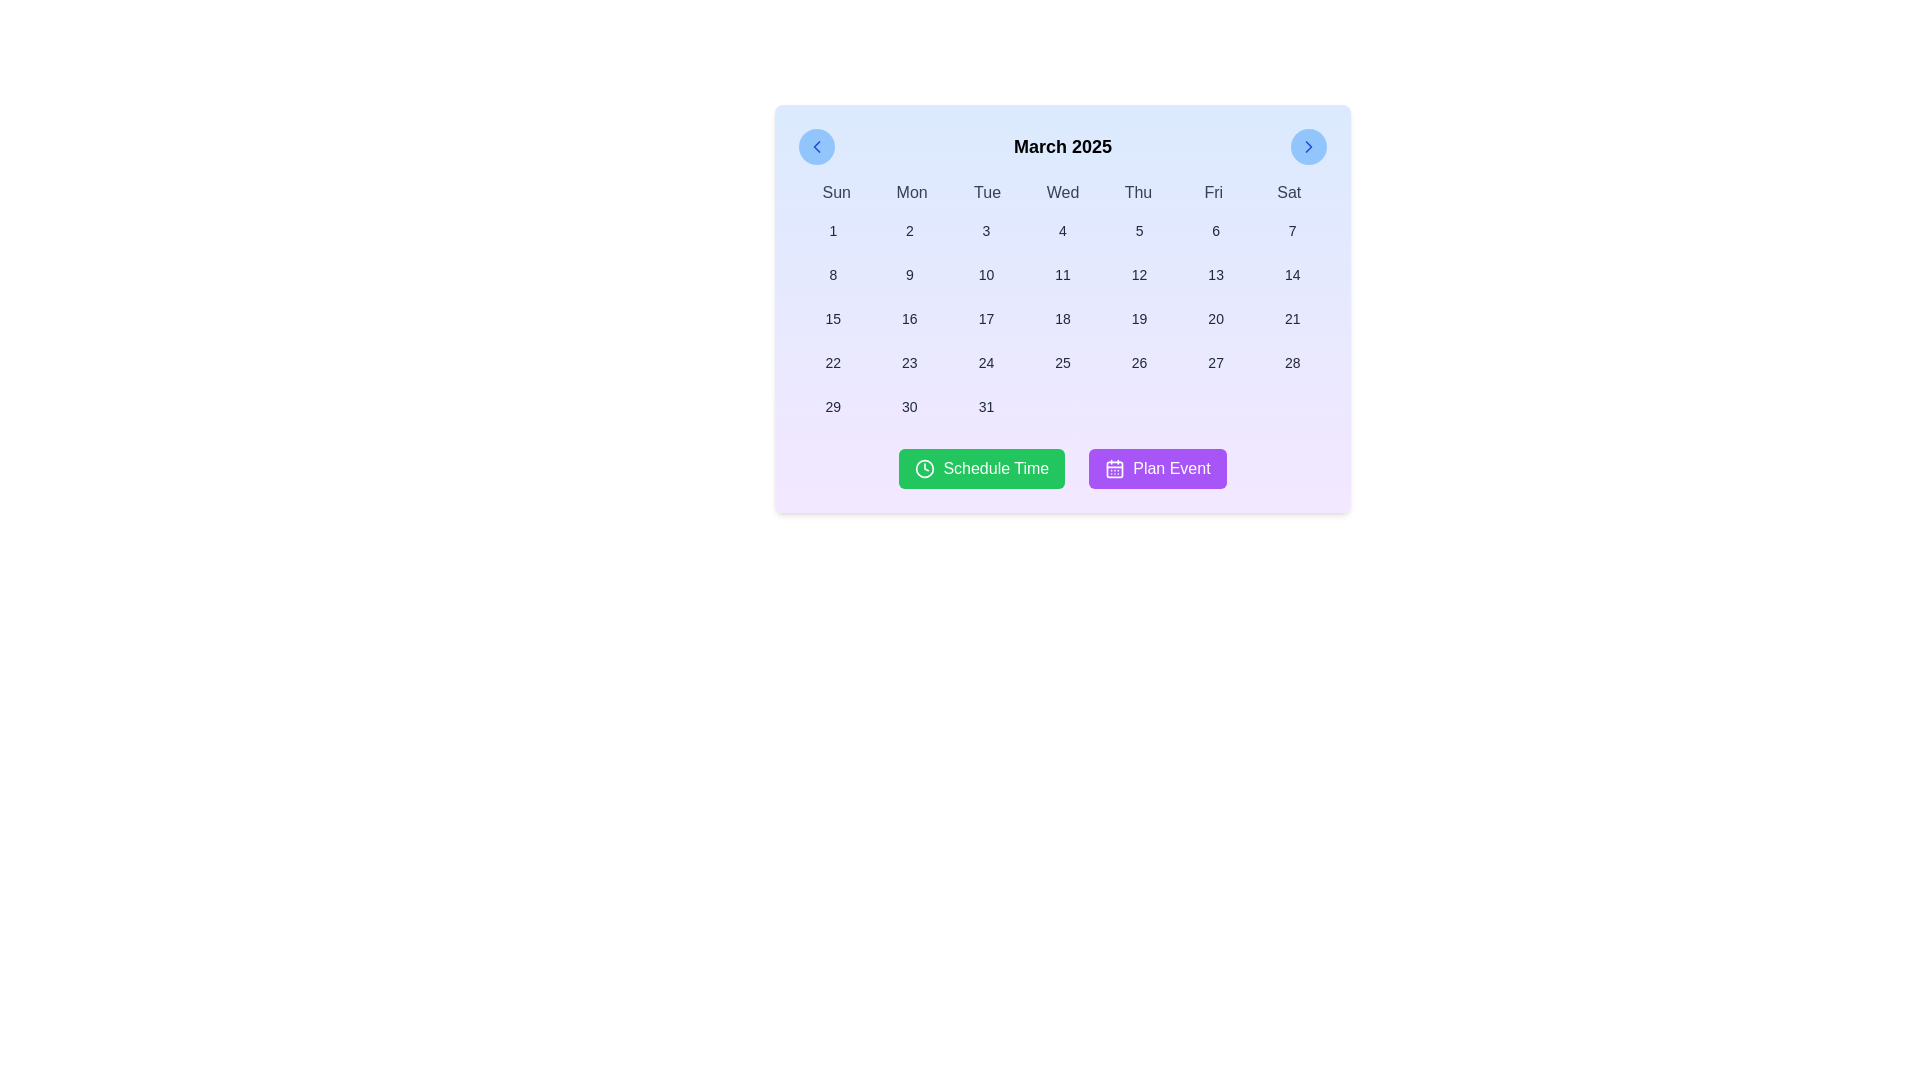  What do you see at coordinates (1139, 362) in the screenshot?
I see `the button indicating the 26th day of March 2025 to trigger the hover effect` at bounding box center [1139, 362].